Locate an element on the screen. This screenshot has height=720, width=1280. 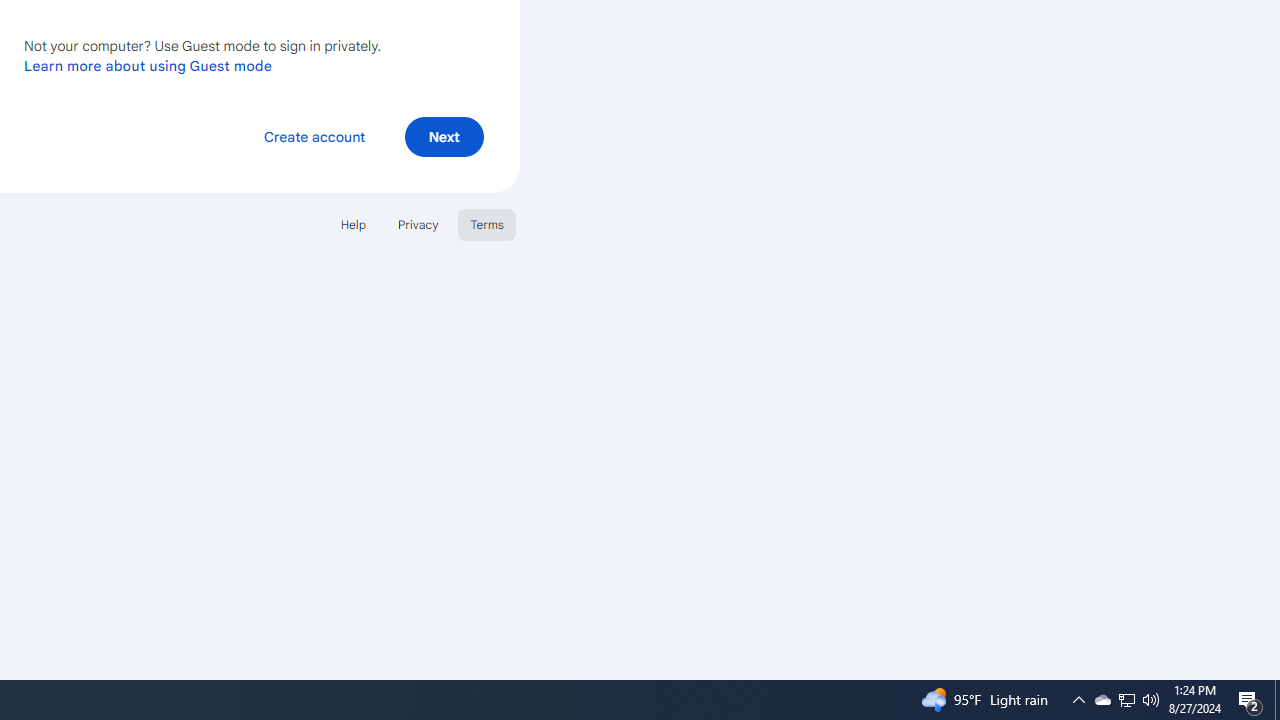
'Next' is located at coordinates (443, 135).